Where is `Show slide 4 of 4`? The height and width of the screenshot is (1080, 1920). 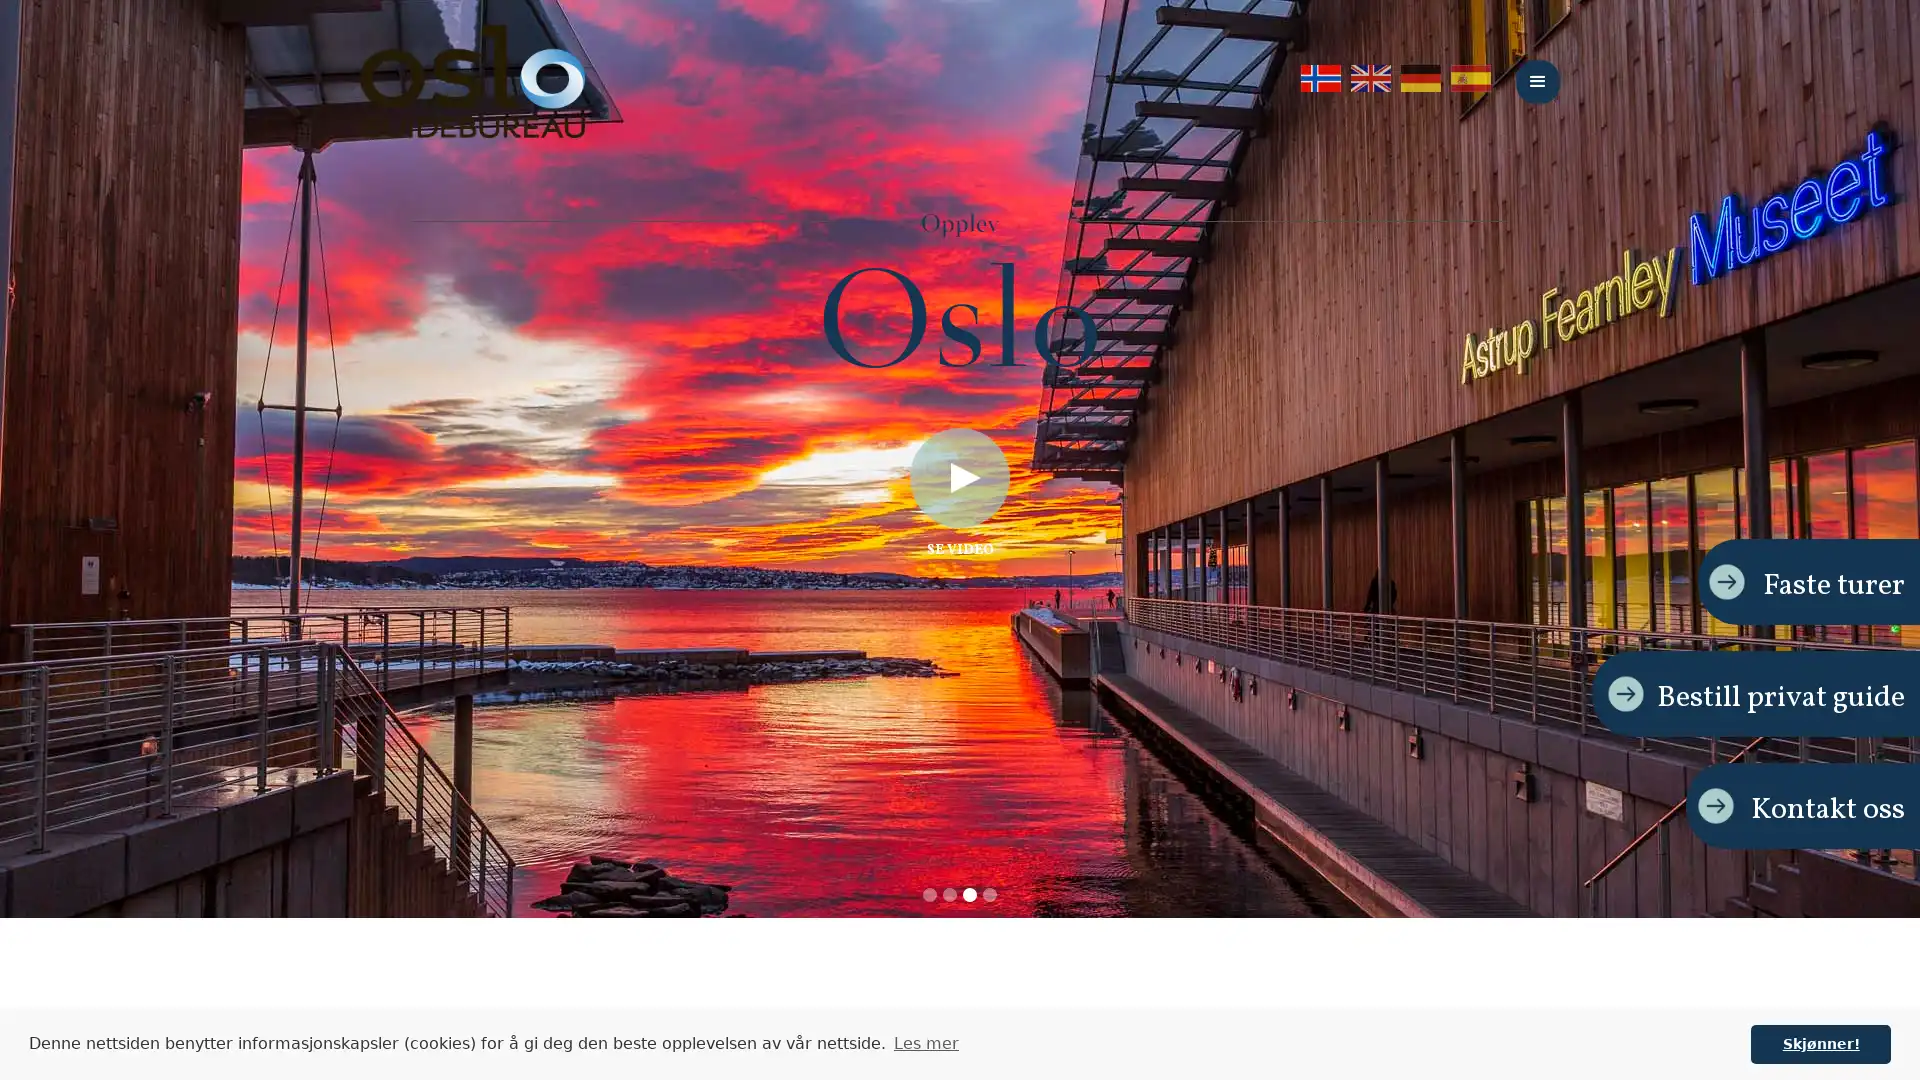
Show slide 4 of 4 is located at coordinates (989, 893).